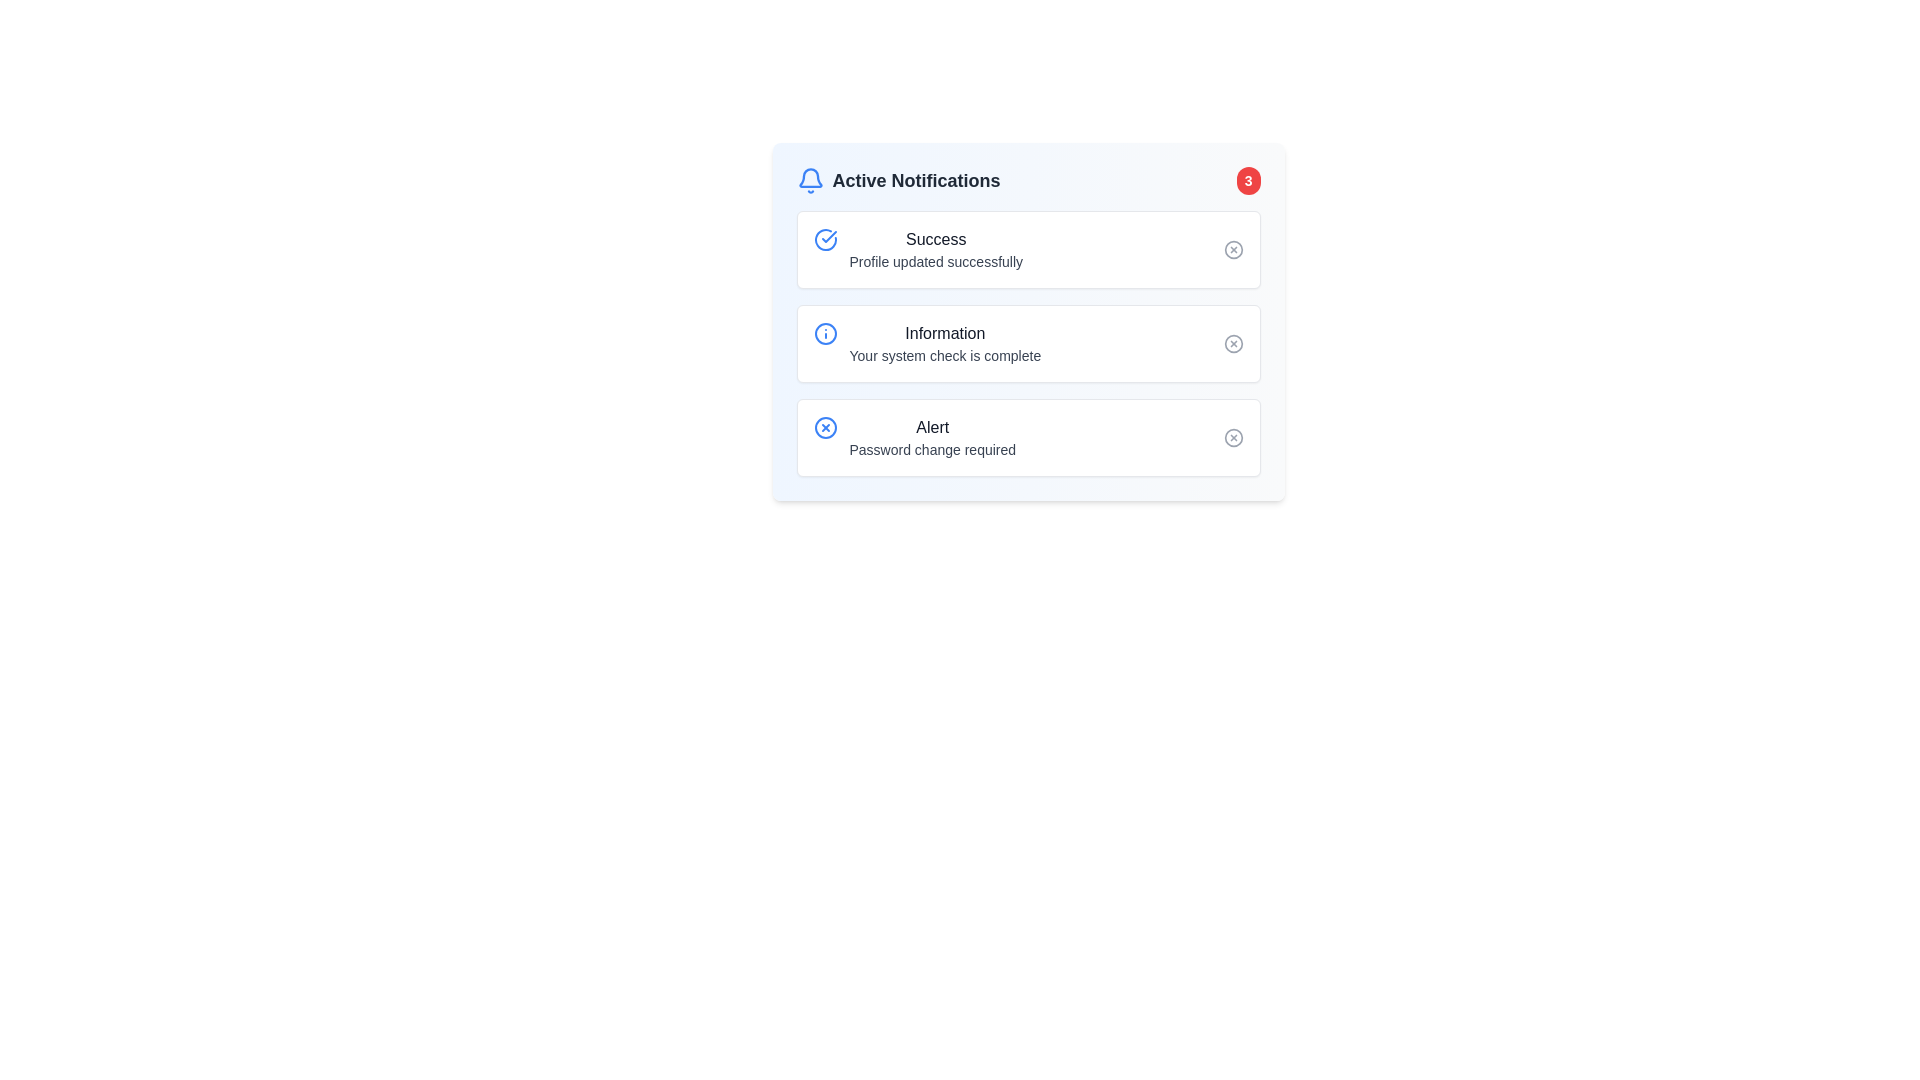  Describe the element at coordinates (825, 238) in the screenshot. I see `the circular blue success icon with a checkmark, which is located next to the 'Success' text and above the message 'Profile updated successfully.'` at that location.